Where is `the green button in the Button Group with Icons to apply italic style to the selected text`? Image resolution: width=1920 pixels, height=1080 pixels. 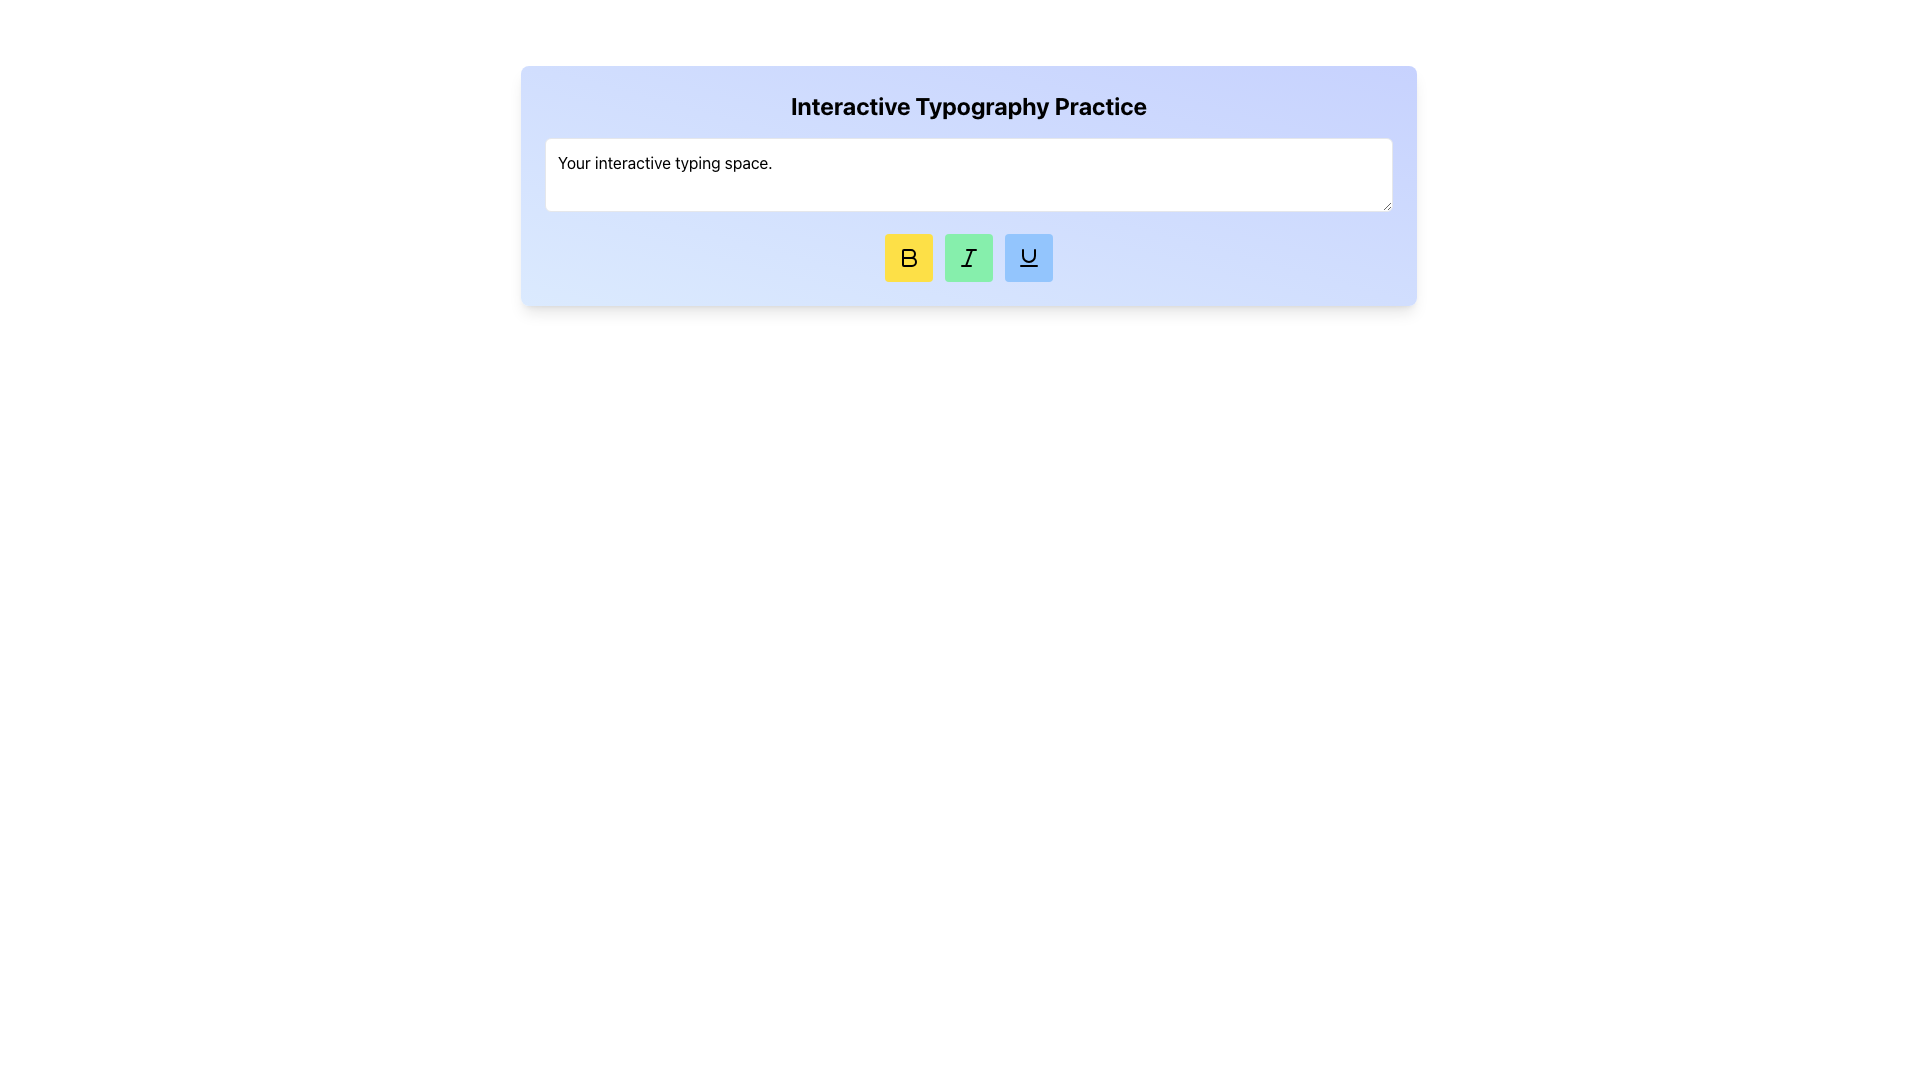 the green button in the Button Group with Icons to apply italic style to the selected text is located at coordinates (969, 257).